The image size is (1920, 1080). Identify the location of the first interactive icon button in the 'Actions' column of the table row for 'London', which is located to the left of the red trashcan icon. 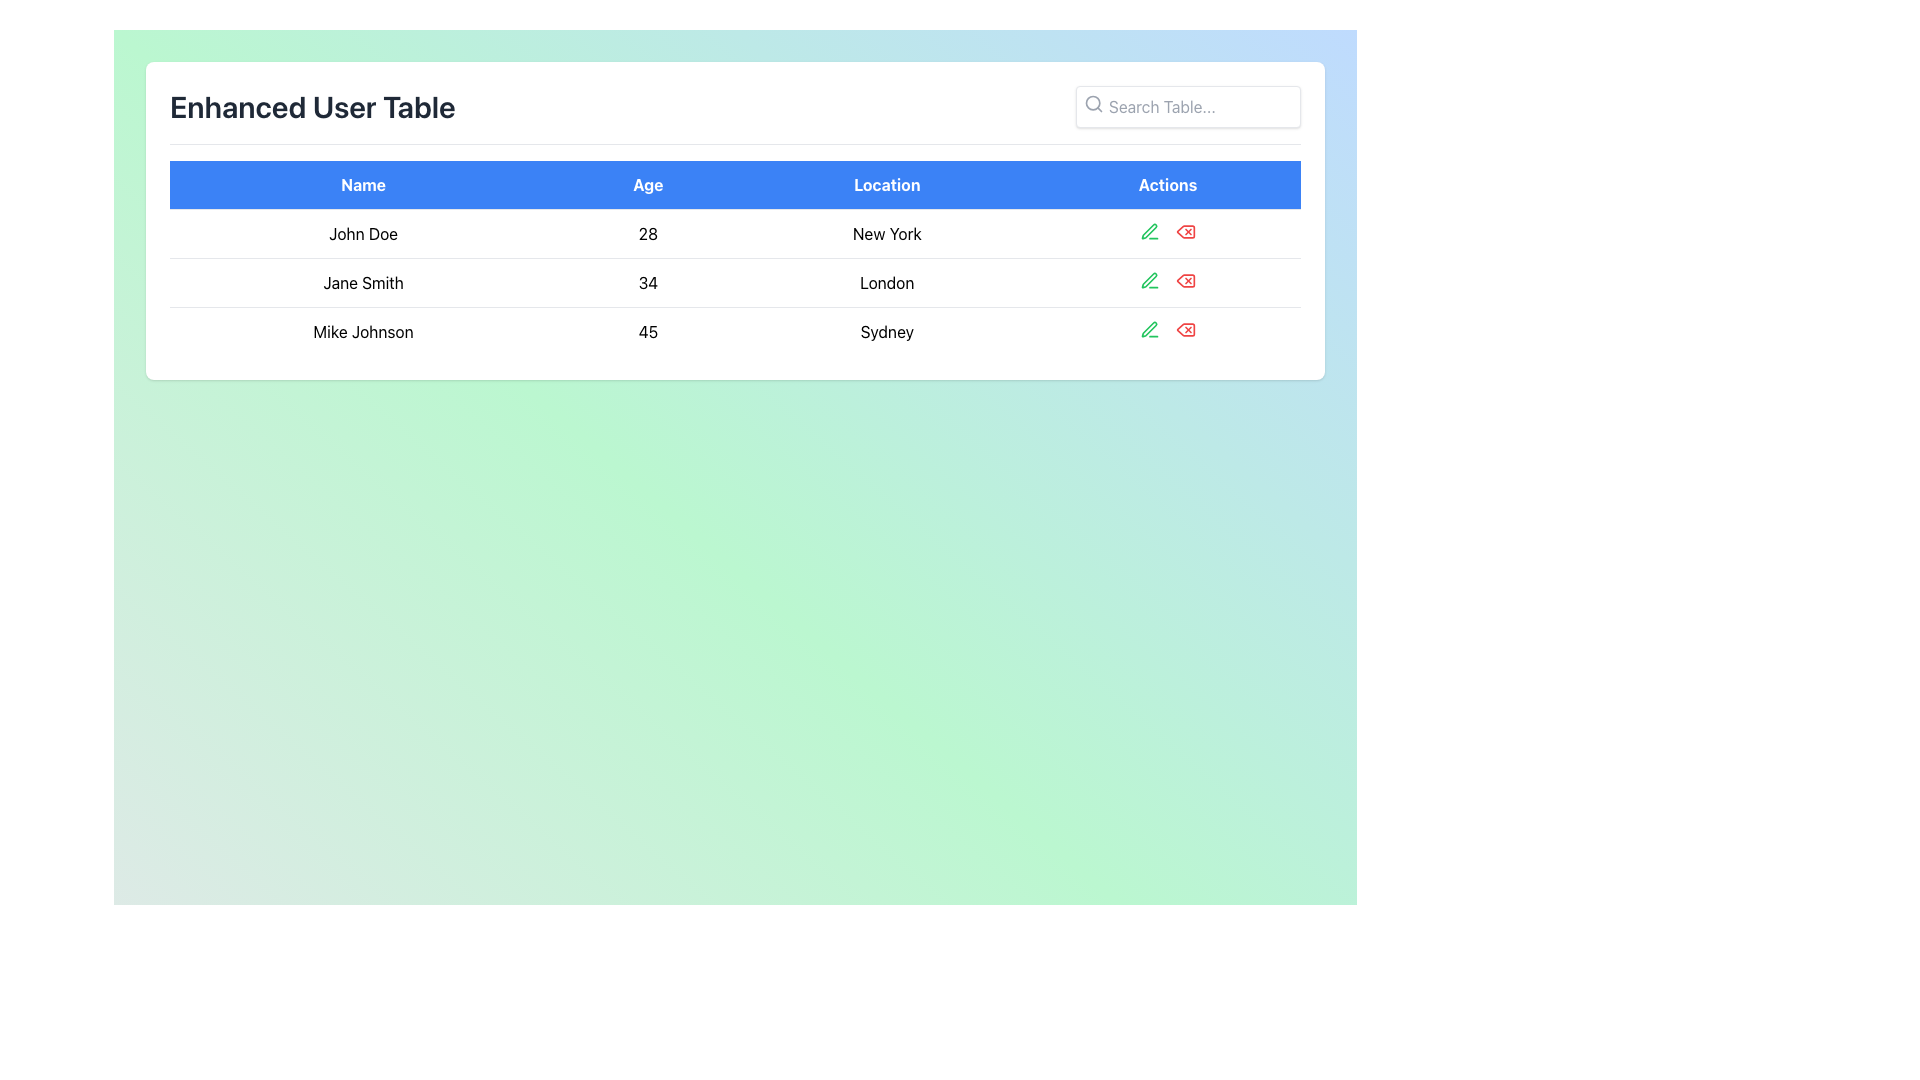
(1150, 281).